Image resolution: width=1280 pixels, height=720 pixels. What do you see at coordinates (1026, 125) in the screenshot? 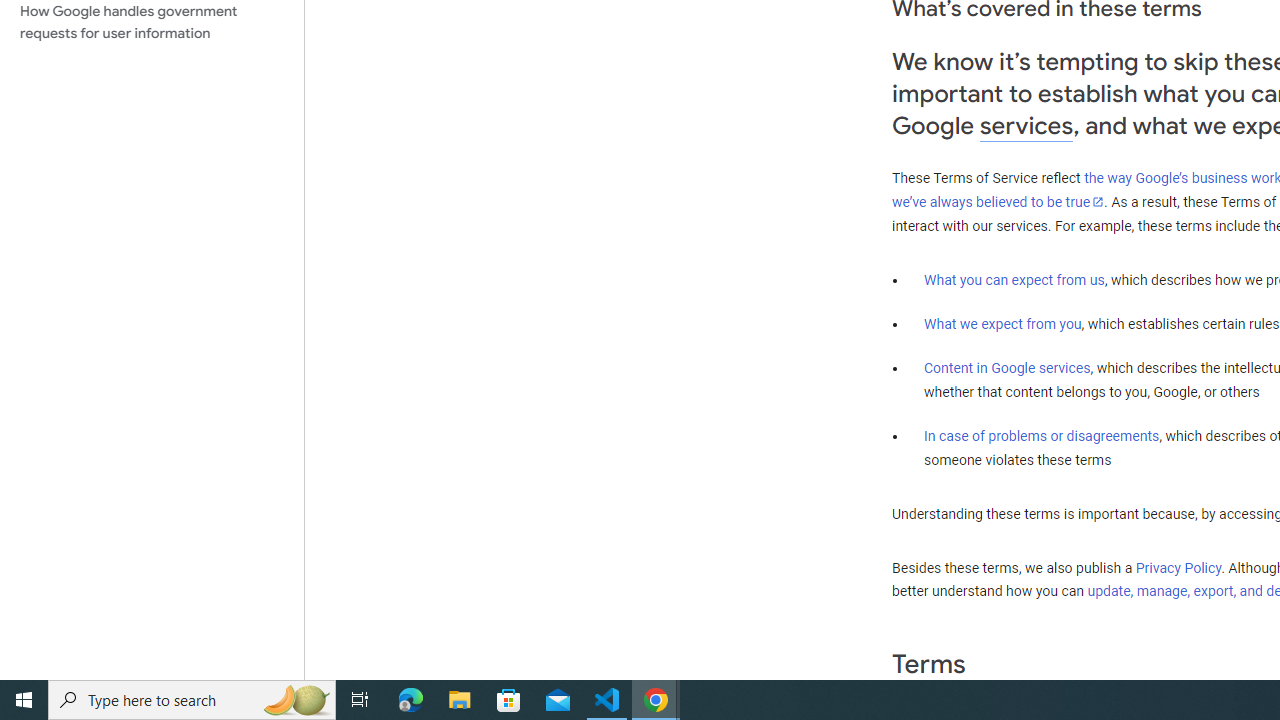
I see `'services'` at bounding box center [1026, 125].